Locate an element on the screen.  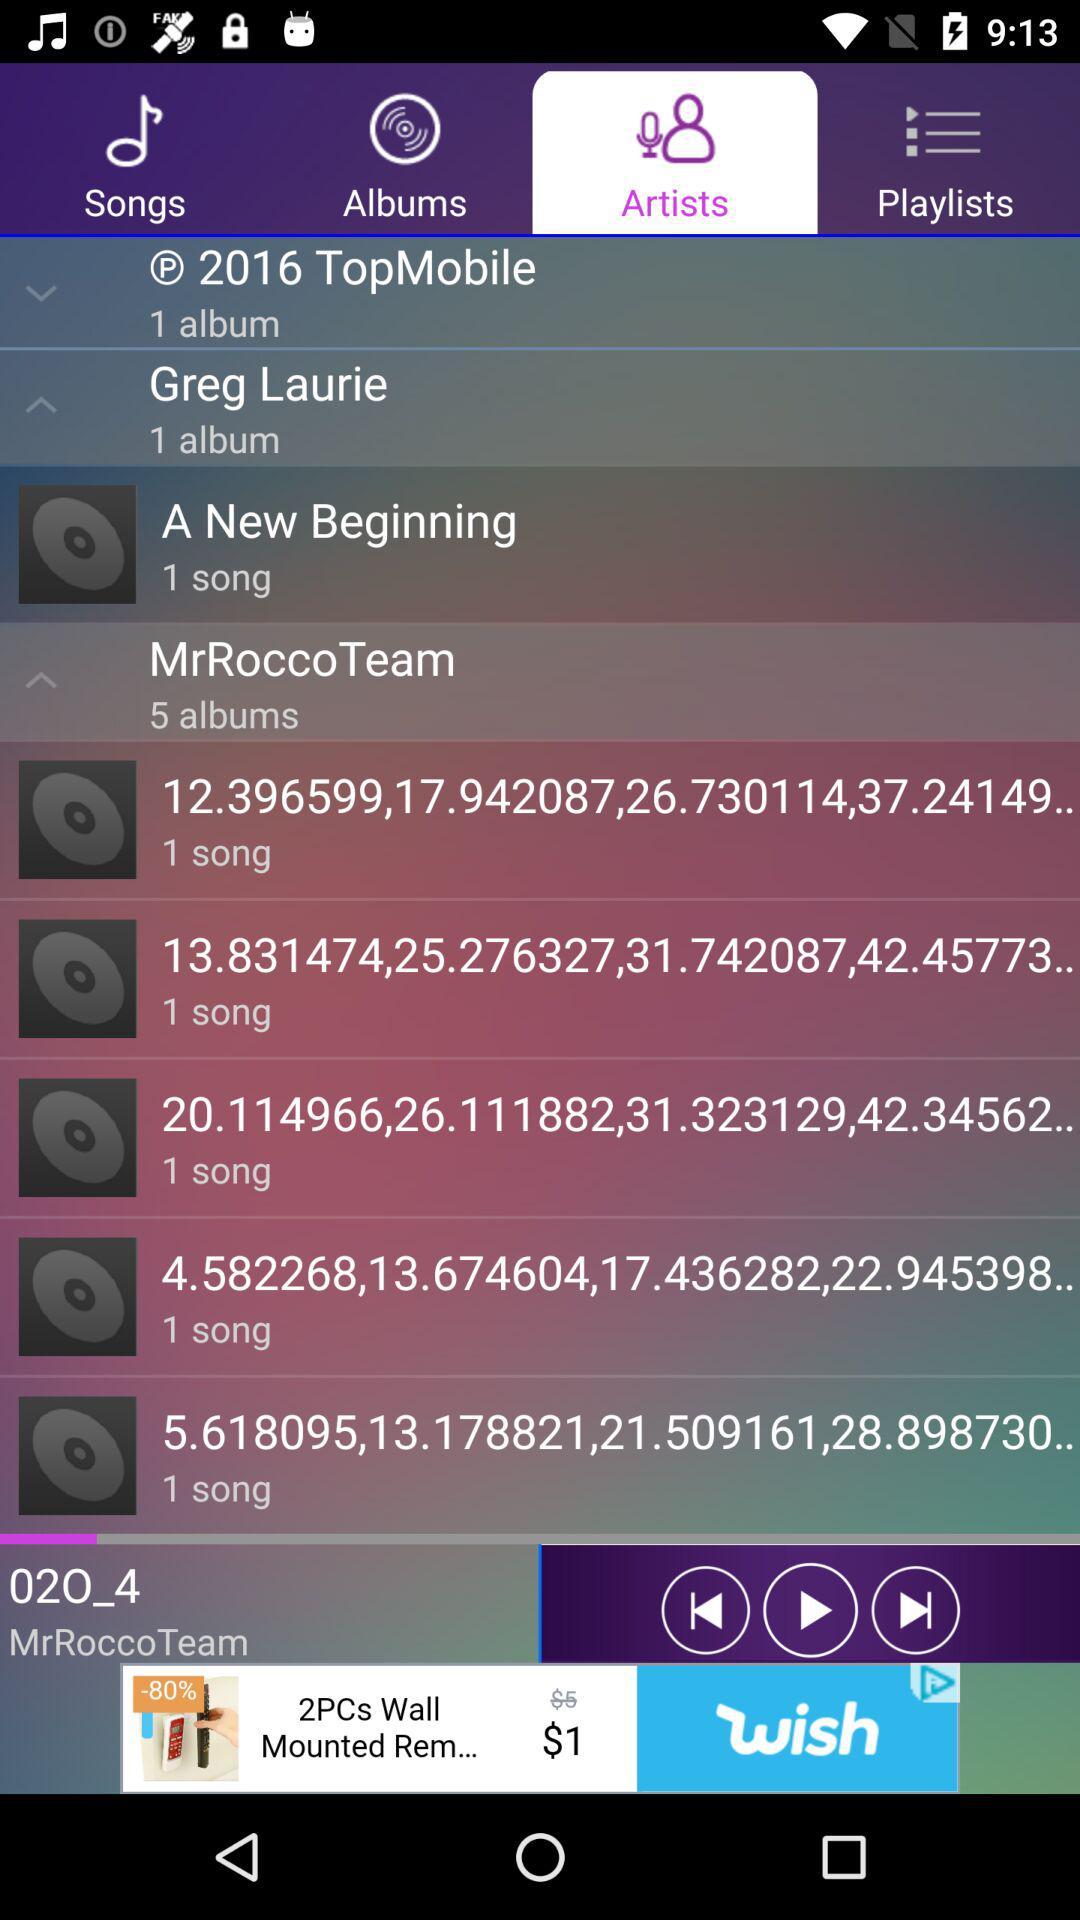
the skip_next icon is located at coordinates (915, 1610).